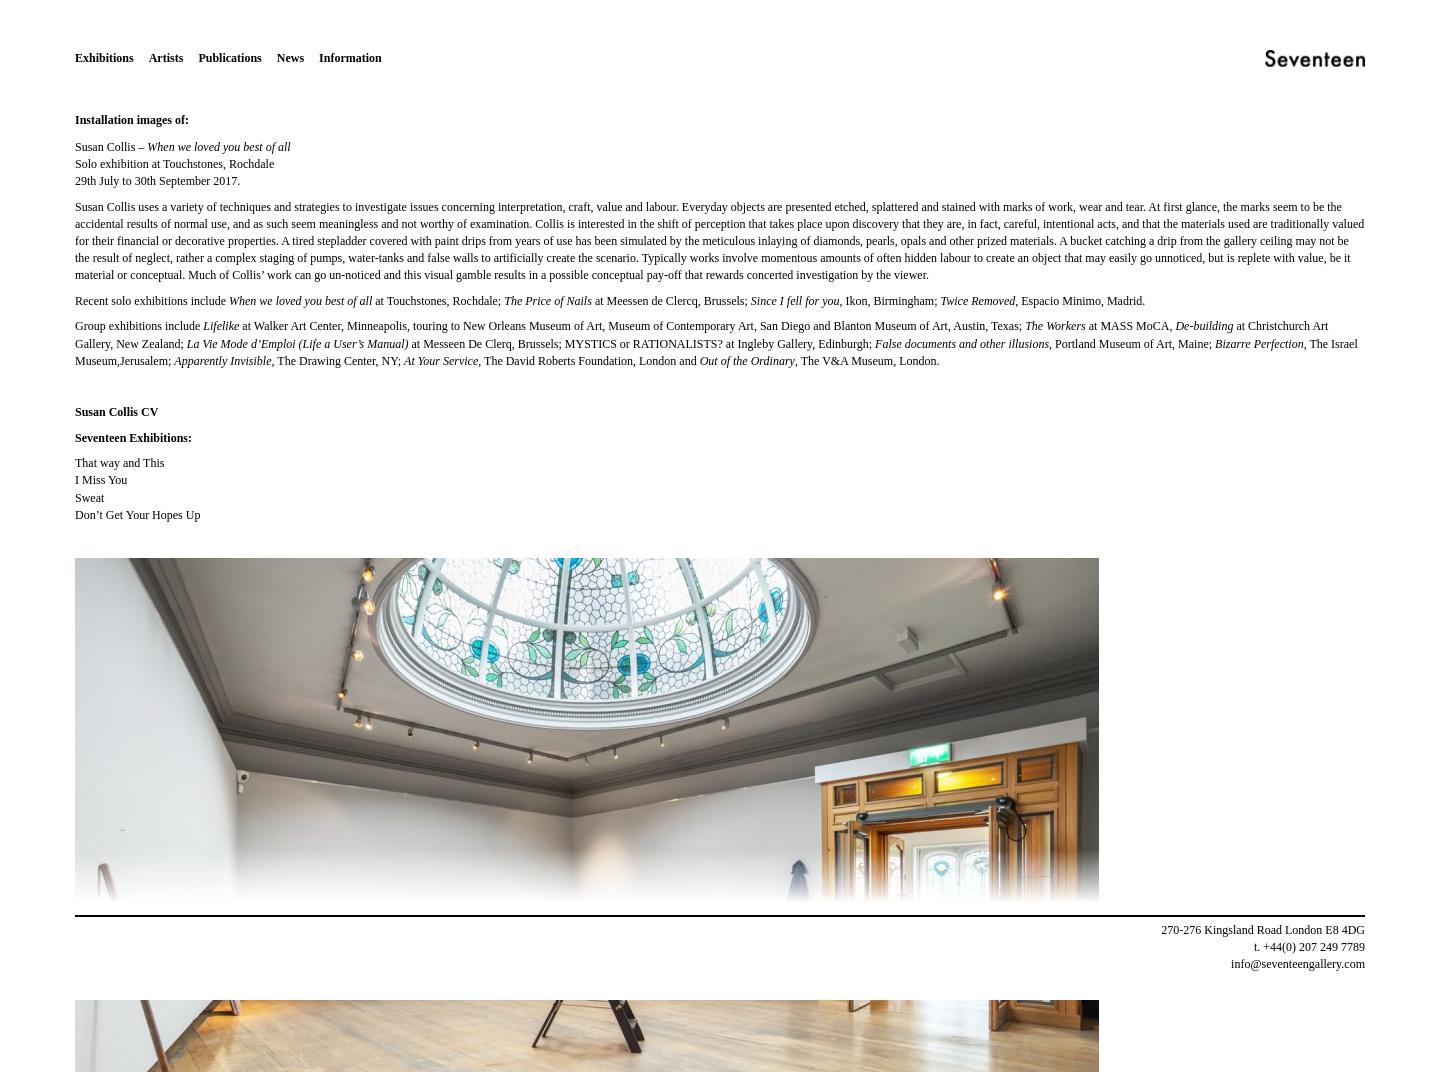  What do you see at coordinates (719, 240) in the screenshot?
I see `'Susan Collis uses a variety of techniques and strategies to investigate issues concerning interpretation, craft, value and labour. Everyday objects are presented etched, splattered and stained with marks of work, wear and tear. At first glance, the marks seem to be the accidental results of normal use, and as such seem meaningless and not worthy of examination. Collis is interested in the shift of perception that takes place upon discovery that they are, in fact, careful, intentional acts, and that the materials used are traditionally valued for their financial or decorative properties. A tired stepladder covered with paint drips from years of use has been simulated by the meticulous inlaying of diamonds, pearls, opals and other prized materials. A bucket catching a drip from the gallery ceiling may not be the result of neglect, rather a complex staging of pumps, water-tanks and false walls to artificially create the scenario. Typically works involve momentous amounts of often hidden labour to create an object that may easily go unnoticed, but is replete with value, be it material or conceptual. Much of Collis’ work can go un-noticed and this visual gamble results in a possible conceptual pay-off that rewards concerted investigation by the viewer.'` at bounding box center [719, 240].